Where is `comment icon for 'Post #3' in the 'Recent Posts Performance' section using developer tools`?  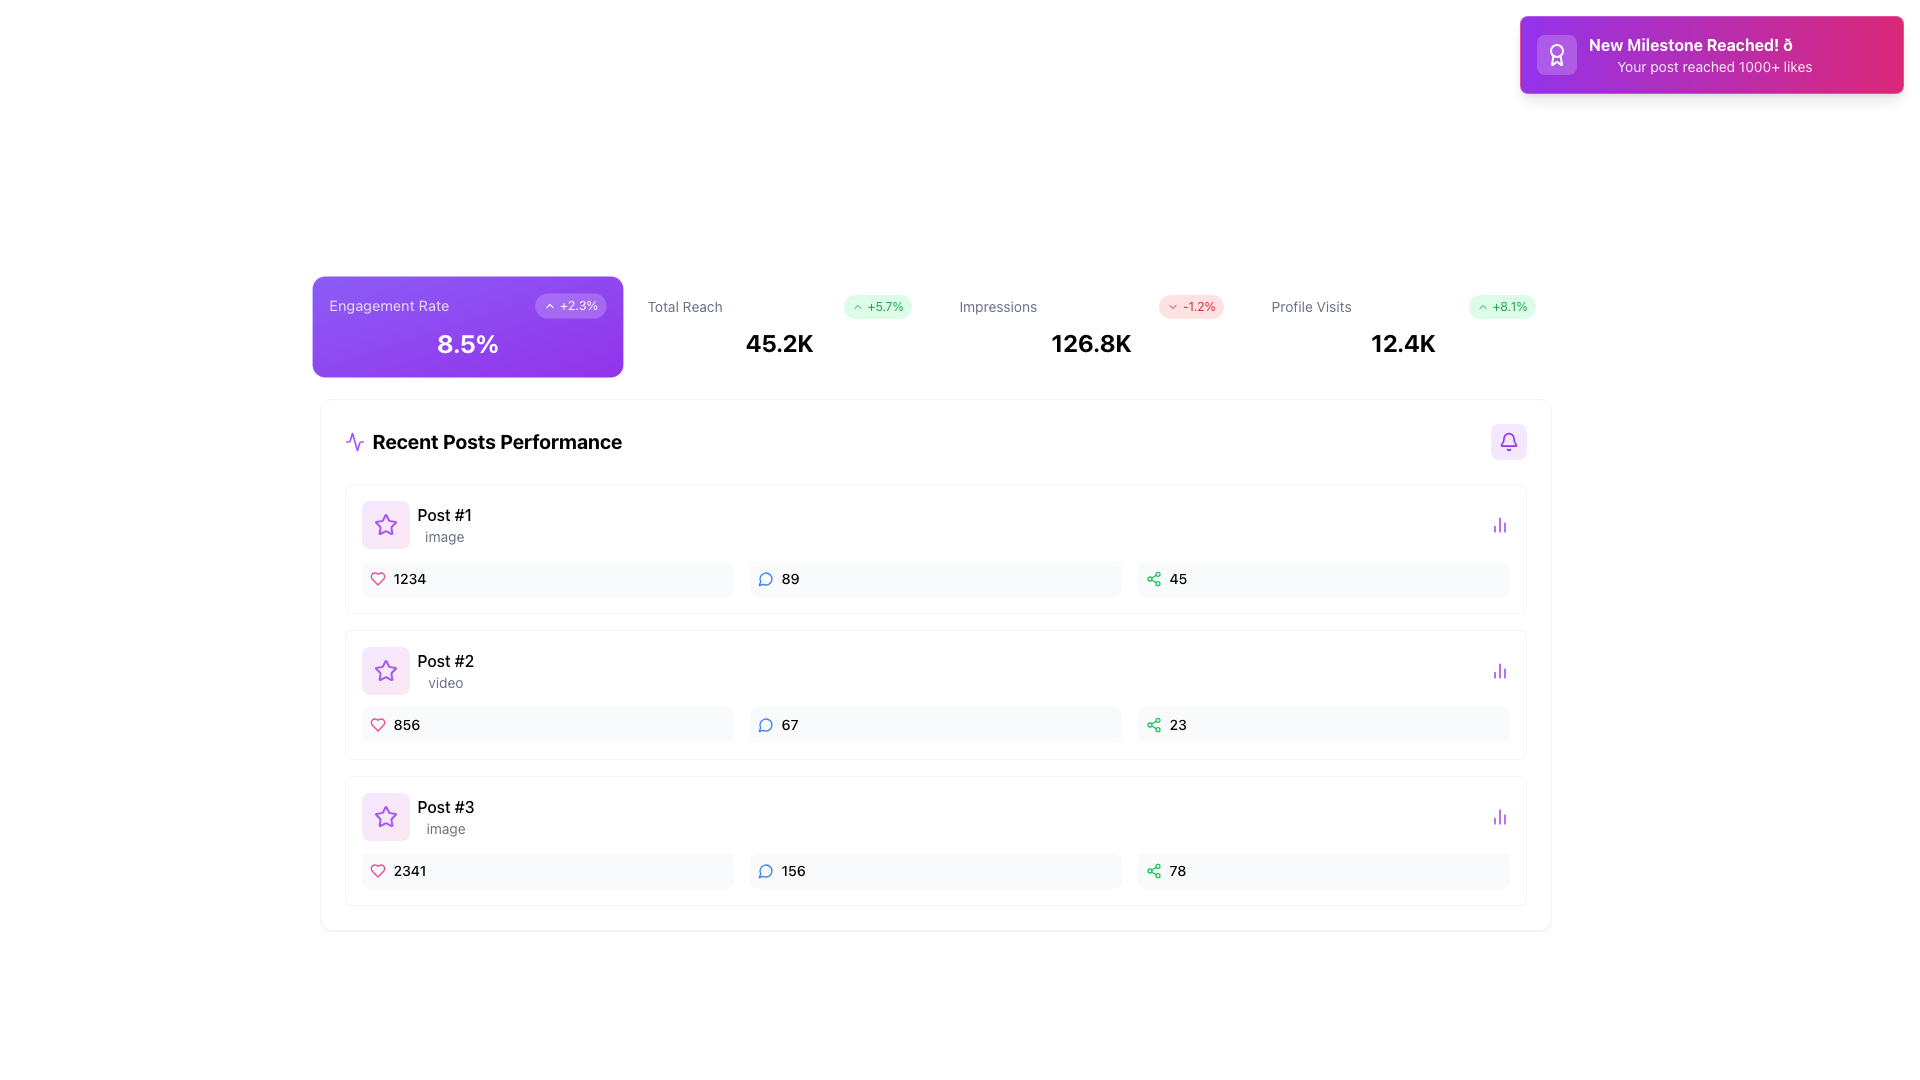
comment icon for 'Post #3' in the 'Recent Posts Performance' section using developer tools is located at coordinates (764, 870).